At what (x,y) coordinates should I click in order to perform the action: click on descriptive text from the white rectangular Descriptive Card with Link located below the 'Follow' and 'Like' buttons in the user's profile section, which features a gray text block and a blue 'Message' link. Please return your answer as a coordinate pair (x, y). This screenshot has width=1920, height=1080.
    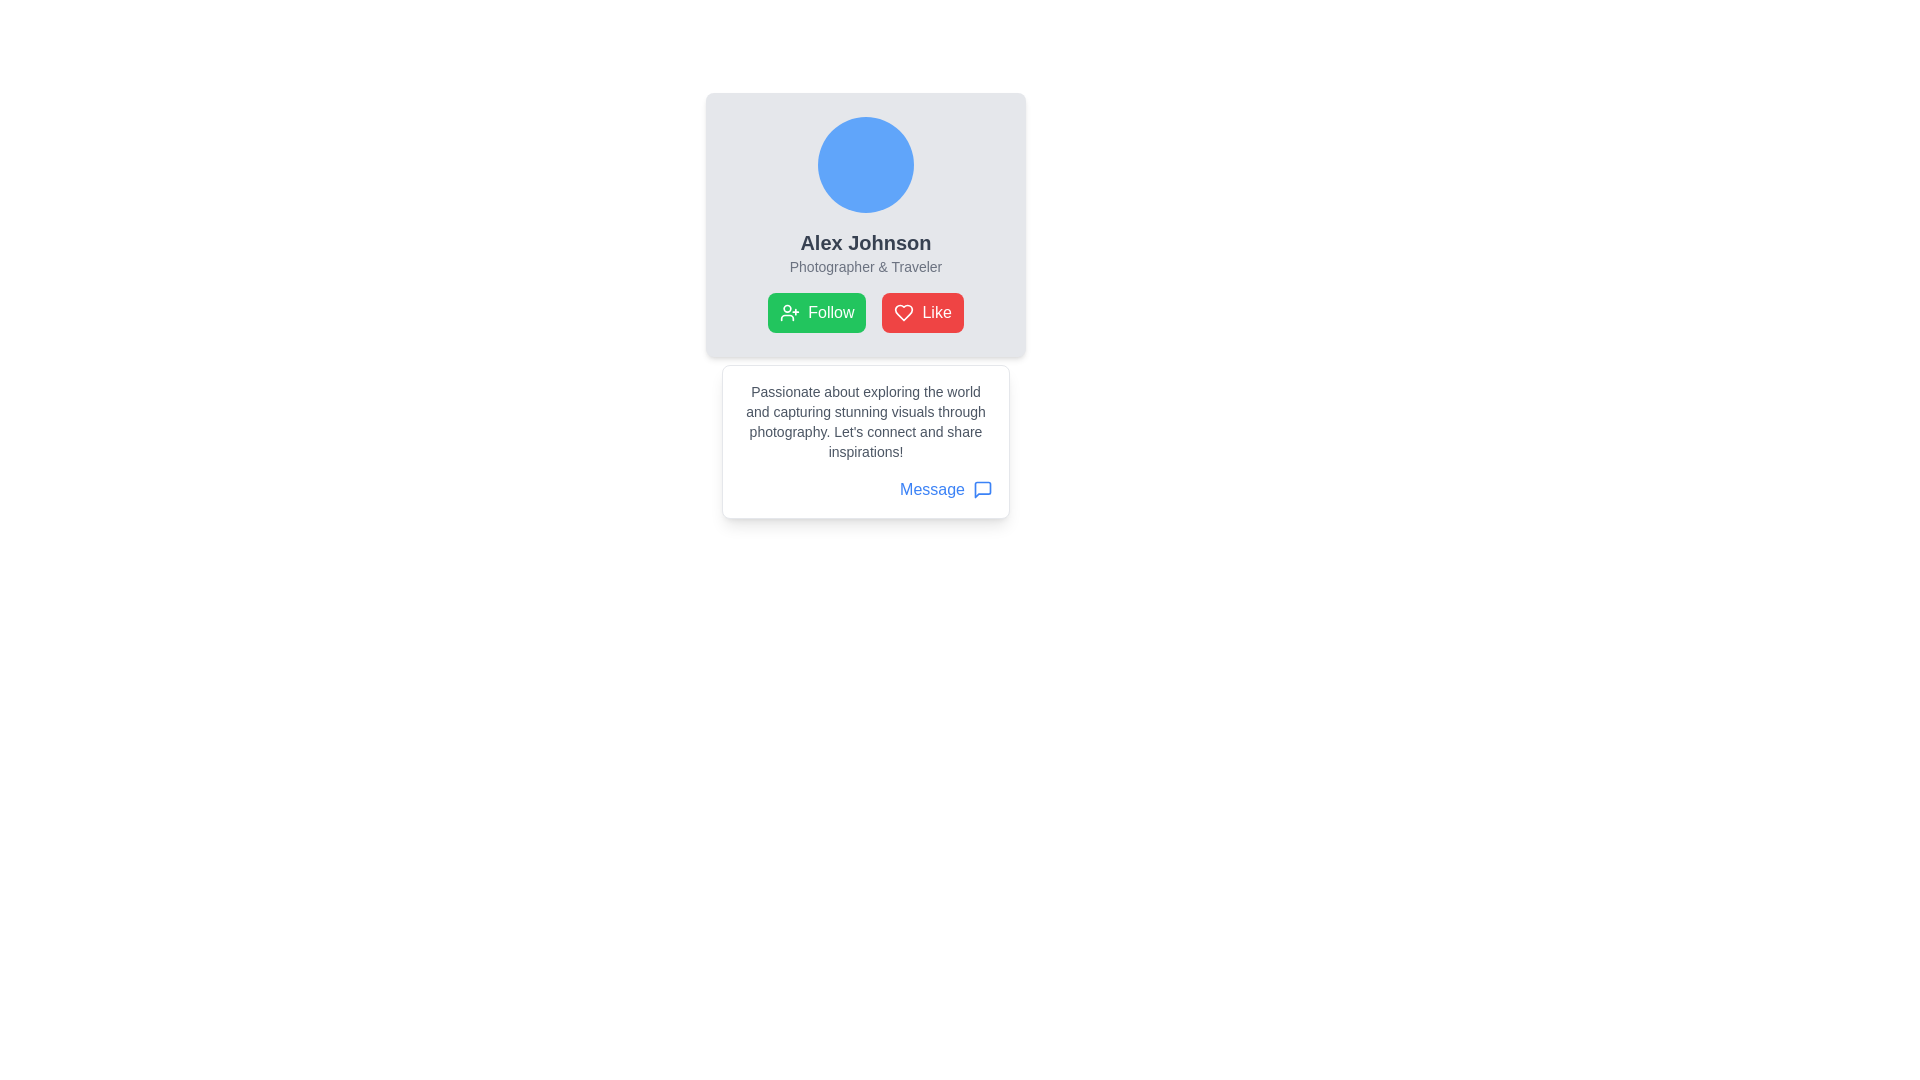
    Looking at the image, I should click on (865, 441).